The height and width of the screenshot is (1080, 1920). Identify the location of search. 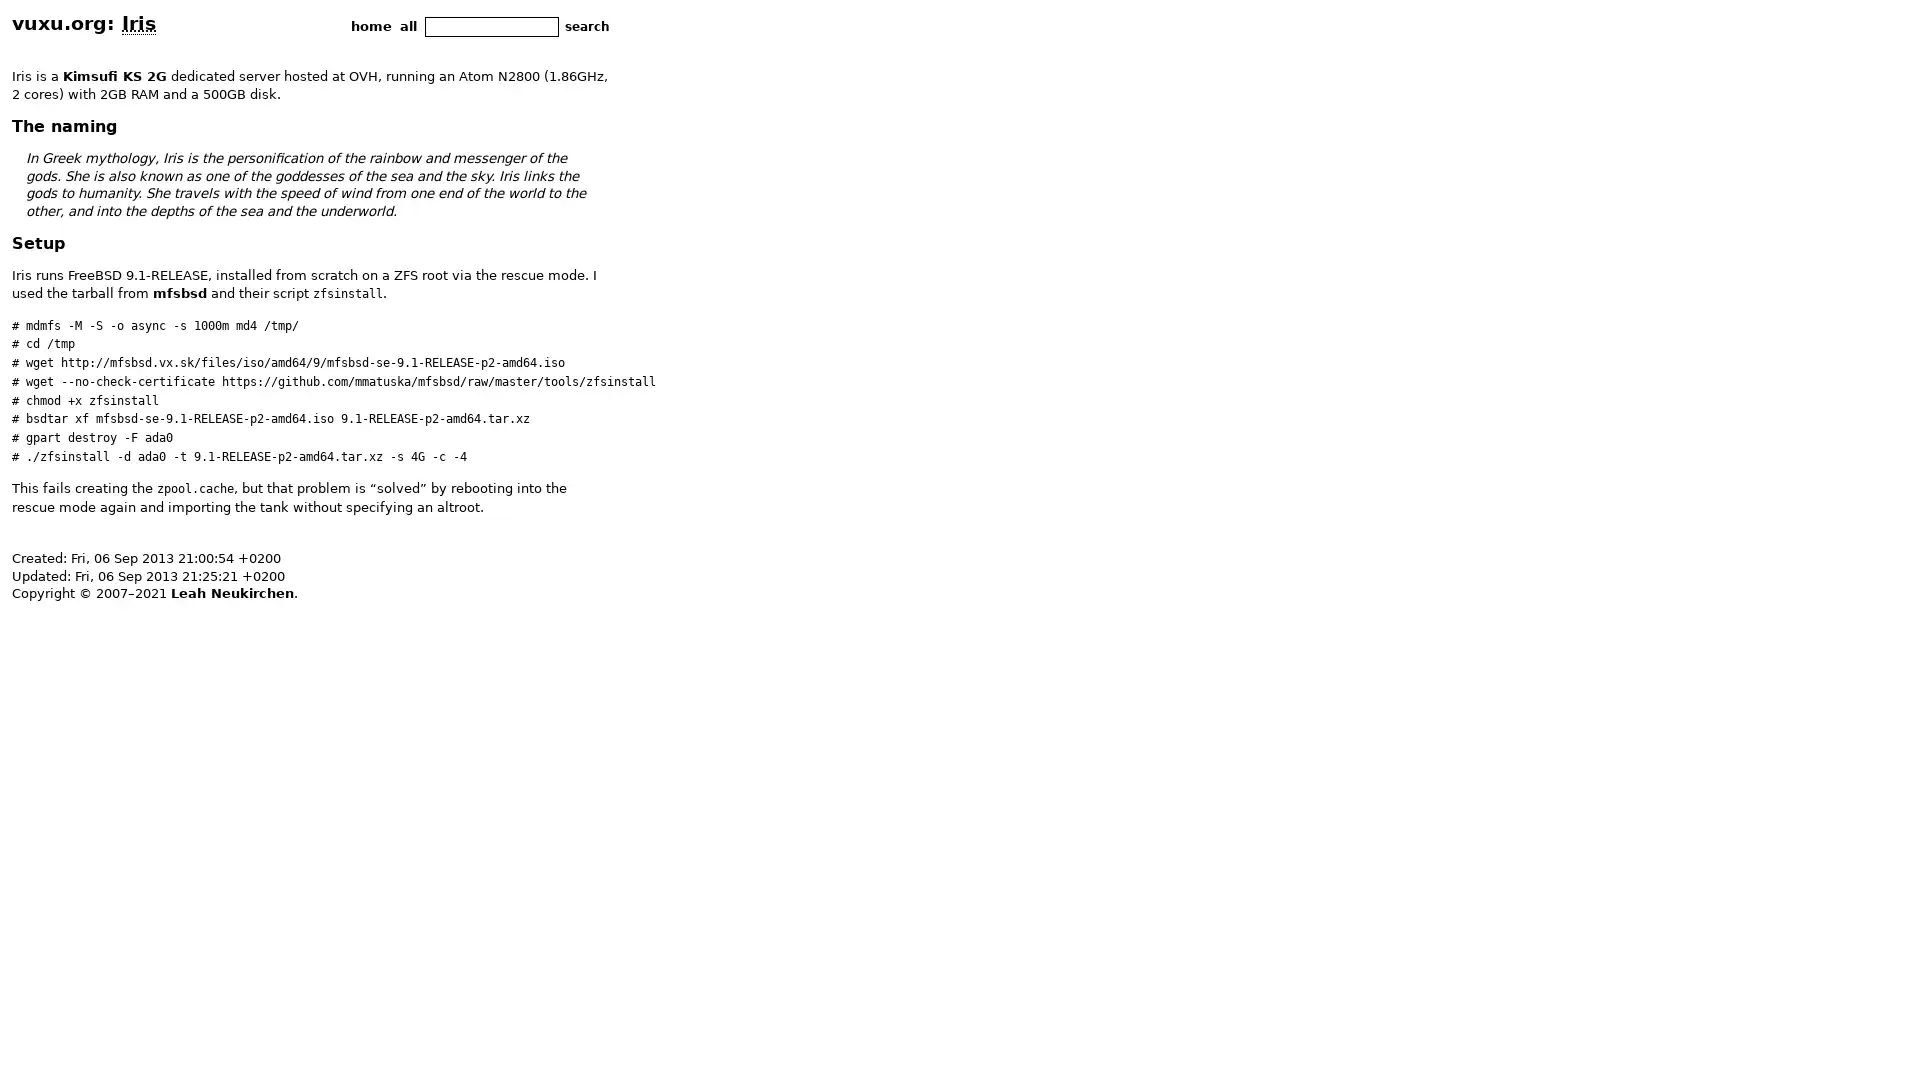
(586, 26).